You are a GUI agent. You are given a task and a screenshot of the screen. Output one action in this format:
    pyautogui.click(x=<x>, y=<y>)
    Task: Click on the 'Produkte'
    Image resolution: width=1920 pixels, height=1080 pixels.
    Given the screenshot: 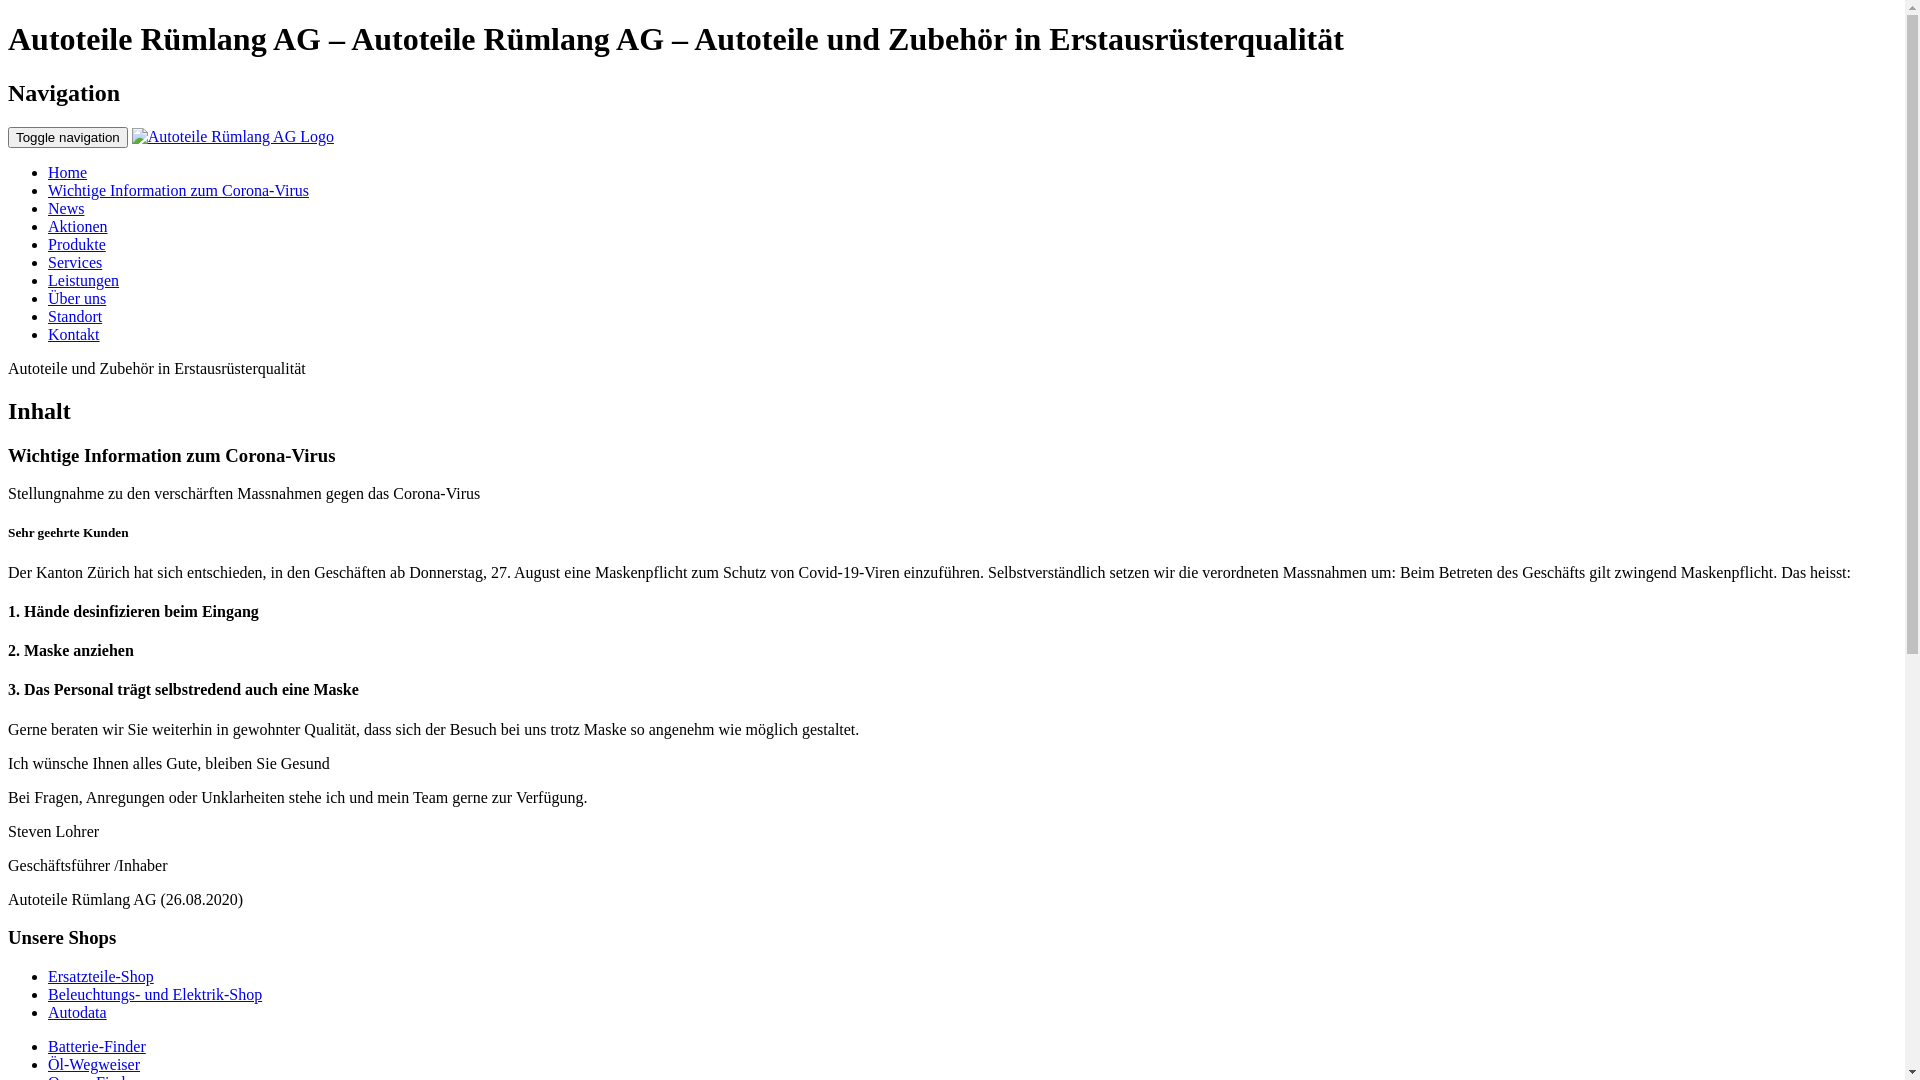 What is the action you would take?
    pyautogui.click(x=76, y=243)
    